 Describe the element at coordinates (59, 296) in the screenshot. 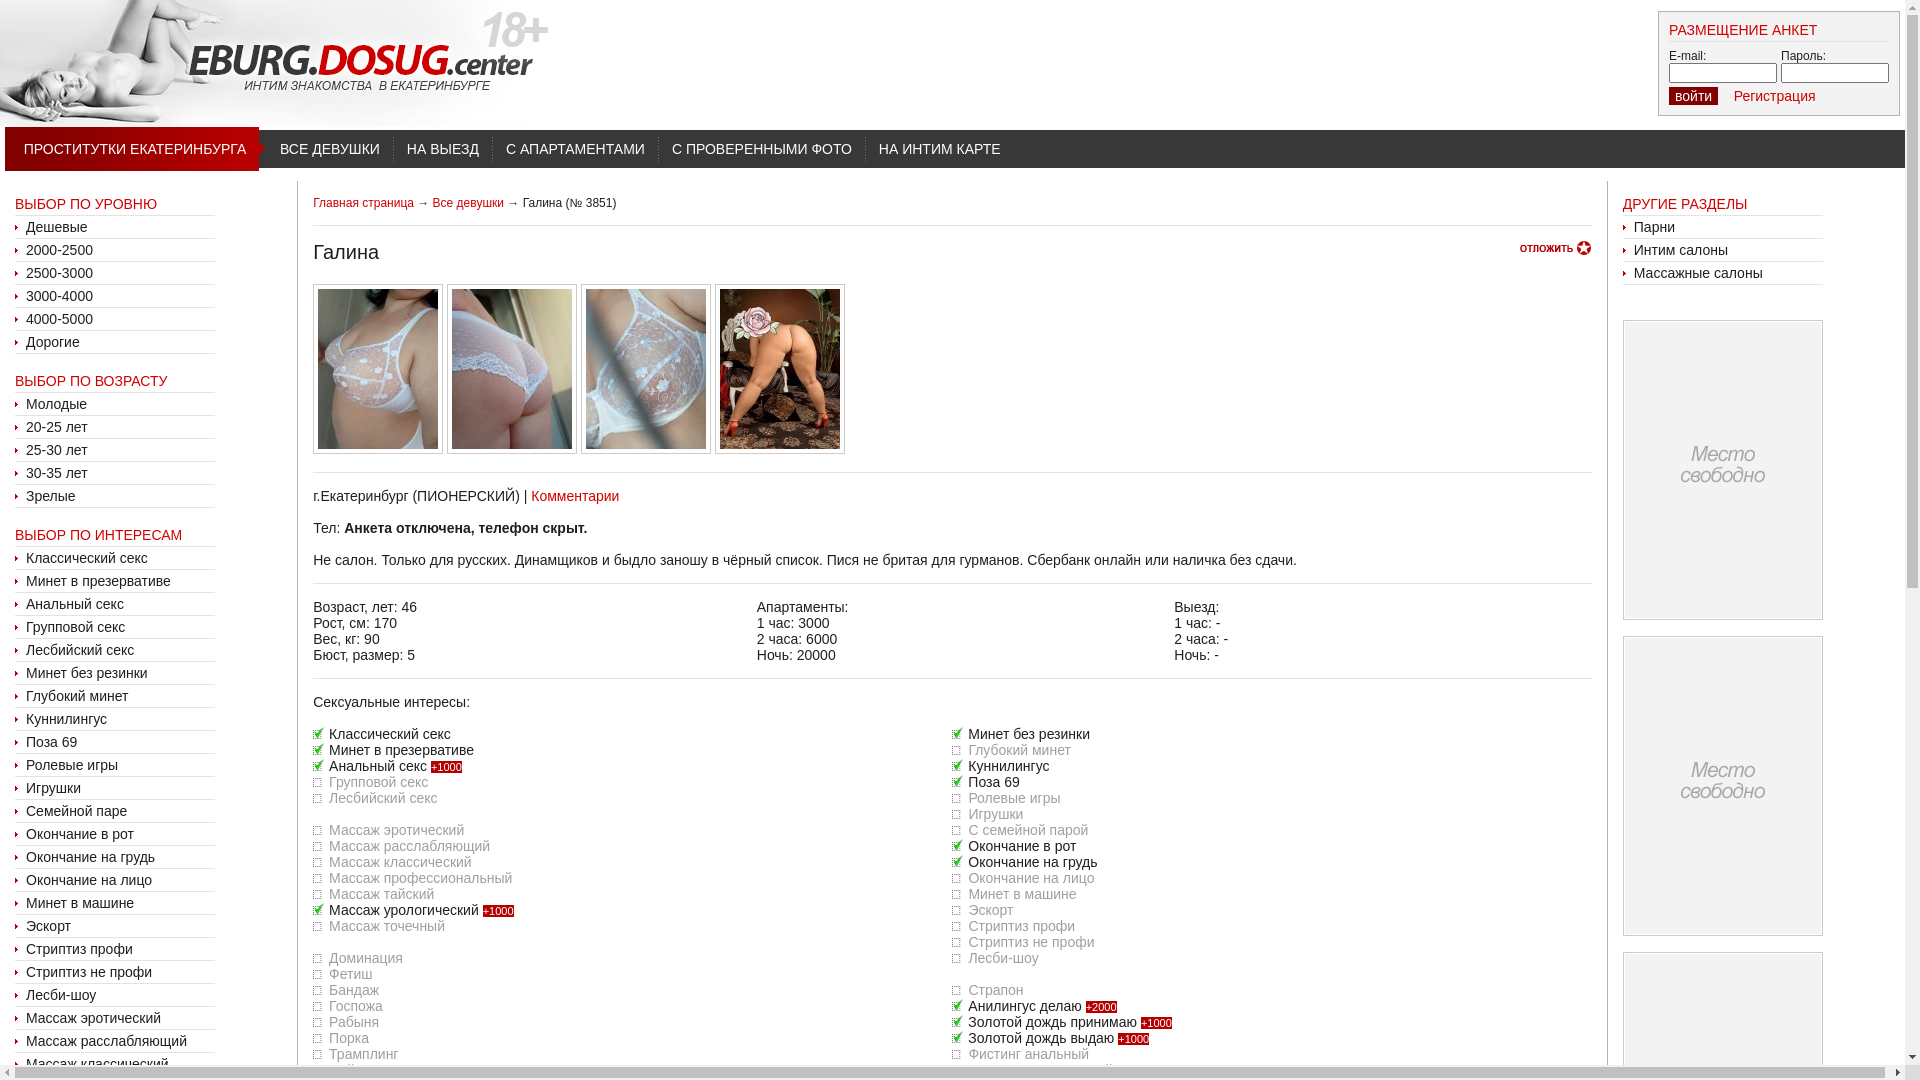

I see `'3000-4000'` at that location.